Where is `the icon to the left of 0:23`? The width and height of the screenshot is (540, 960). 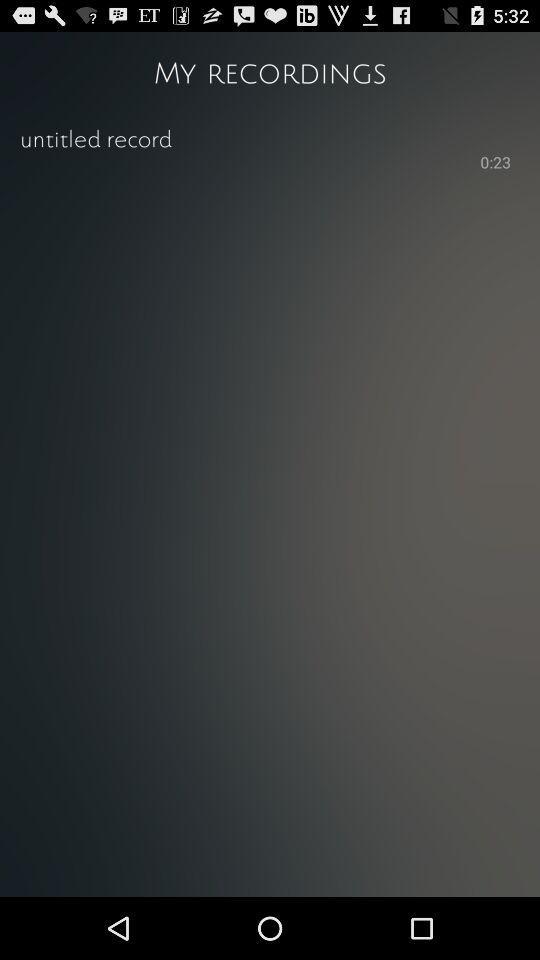 the icon to the left of 0:23 is located at coordinates (248, 160).